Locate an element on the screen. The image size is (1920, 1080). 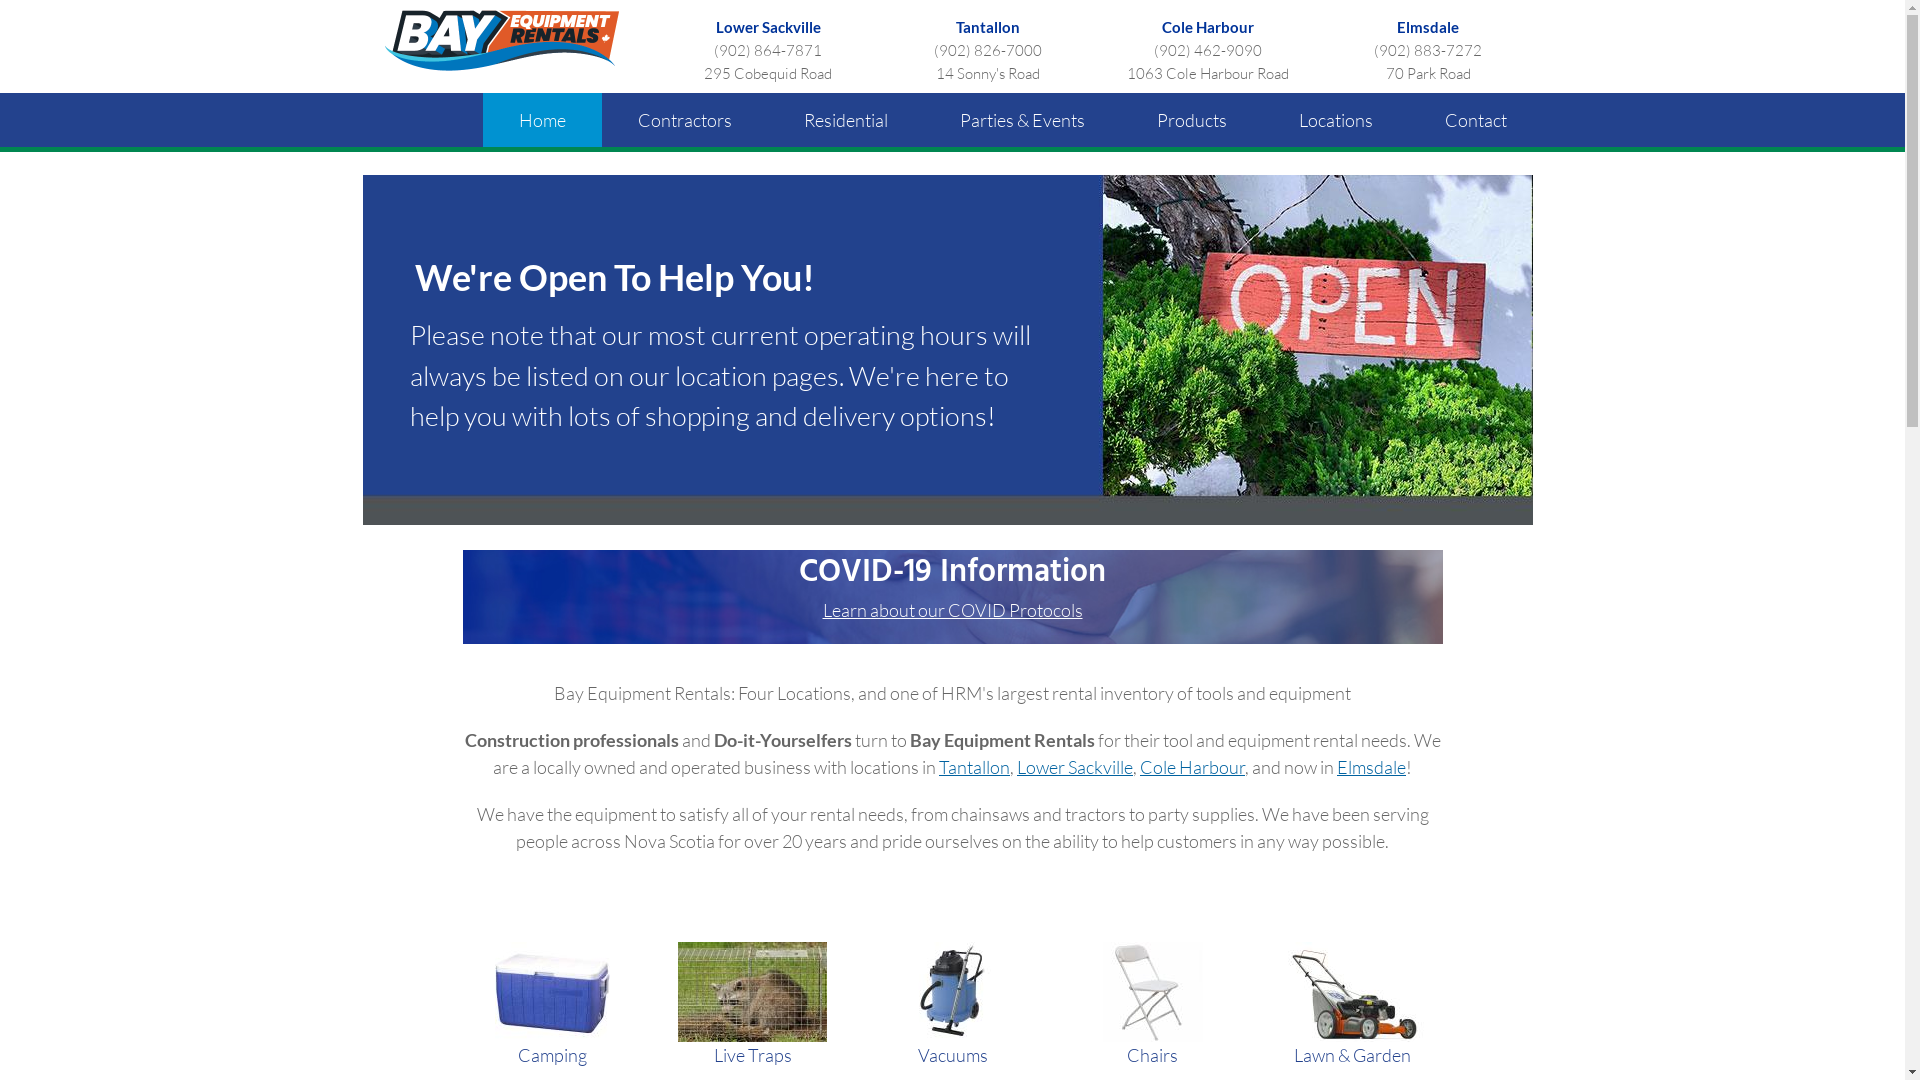
'Tantallon' is located at coordinates (974, 766).